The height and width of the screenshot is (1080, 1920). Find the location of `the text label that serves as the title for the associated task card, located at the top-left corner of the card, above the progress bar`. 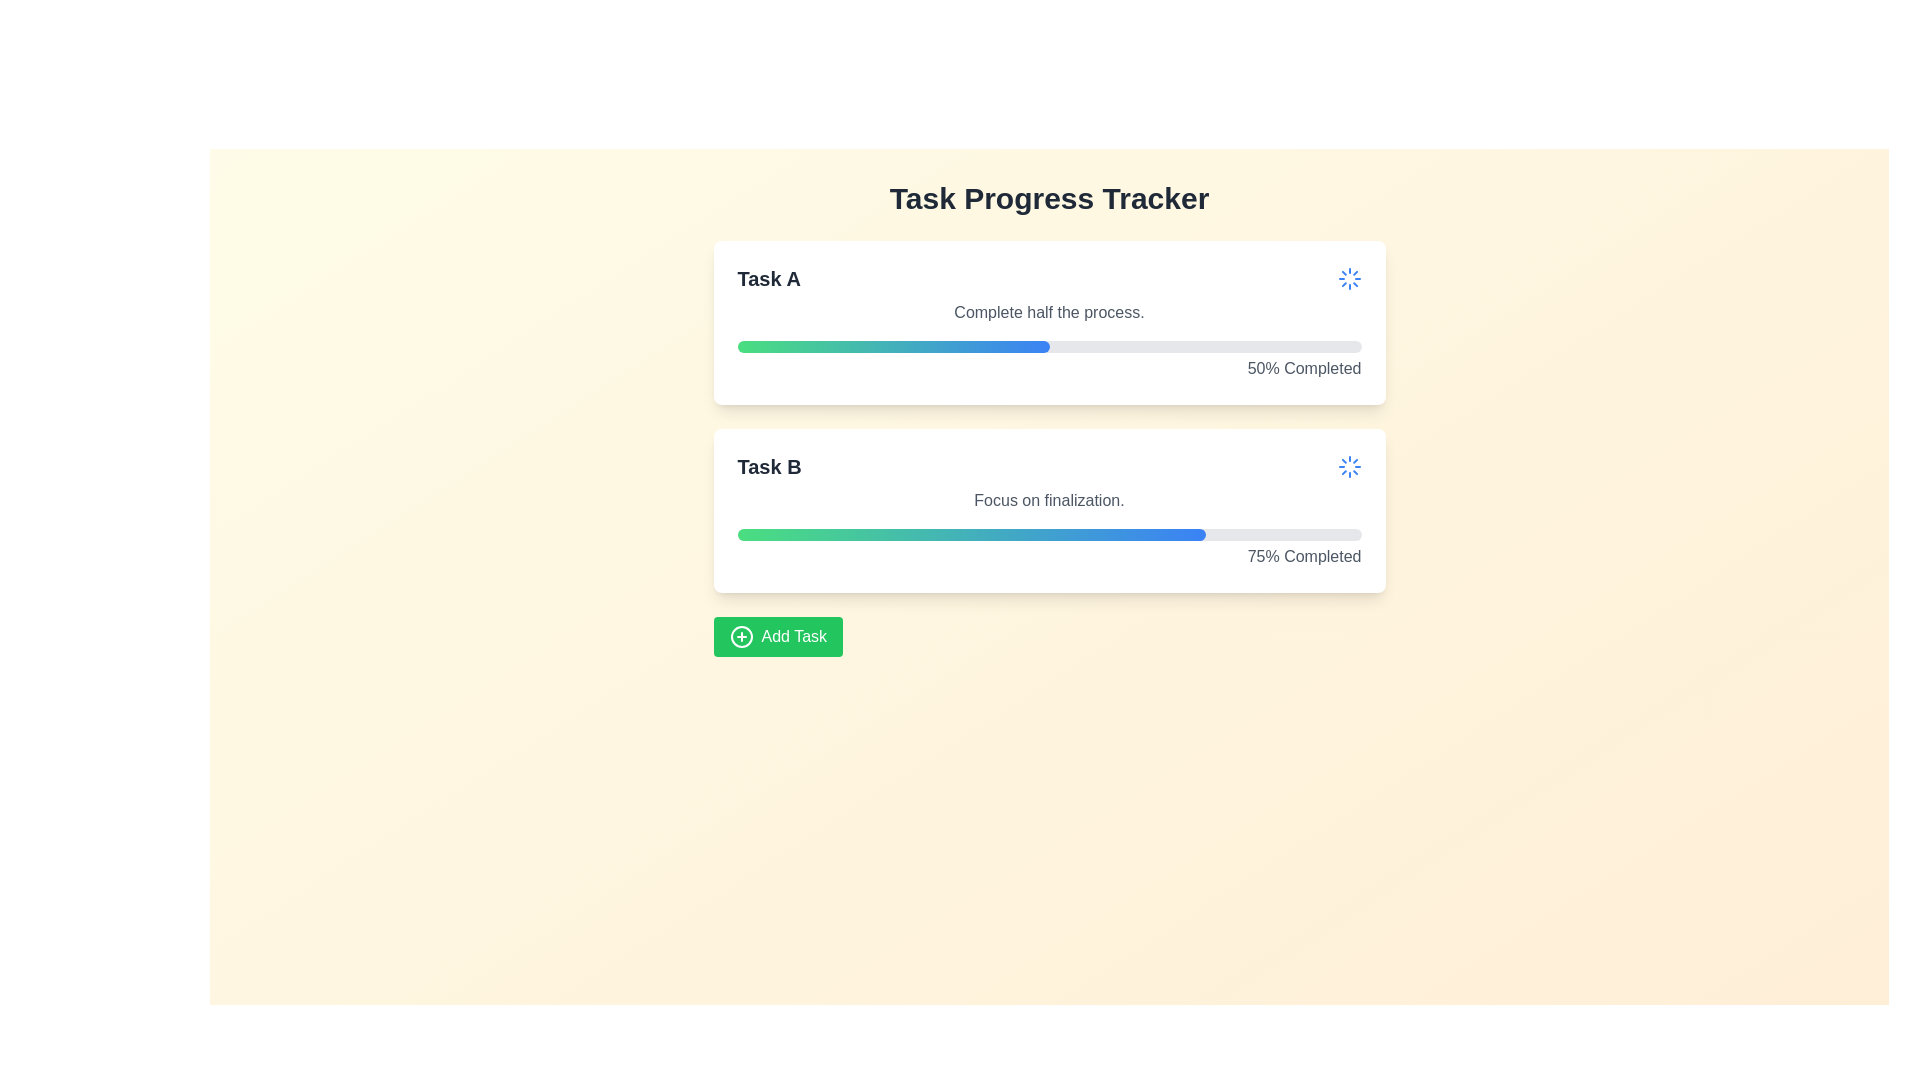

the text label that serves as the title for the associated task card, located at the top-left corner of the card, above the progress bar is located at coordinates (768, 466).